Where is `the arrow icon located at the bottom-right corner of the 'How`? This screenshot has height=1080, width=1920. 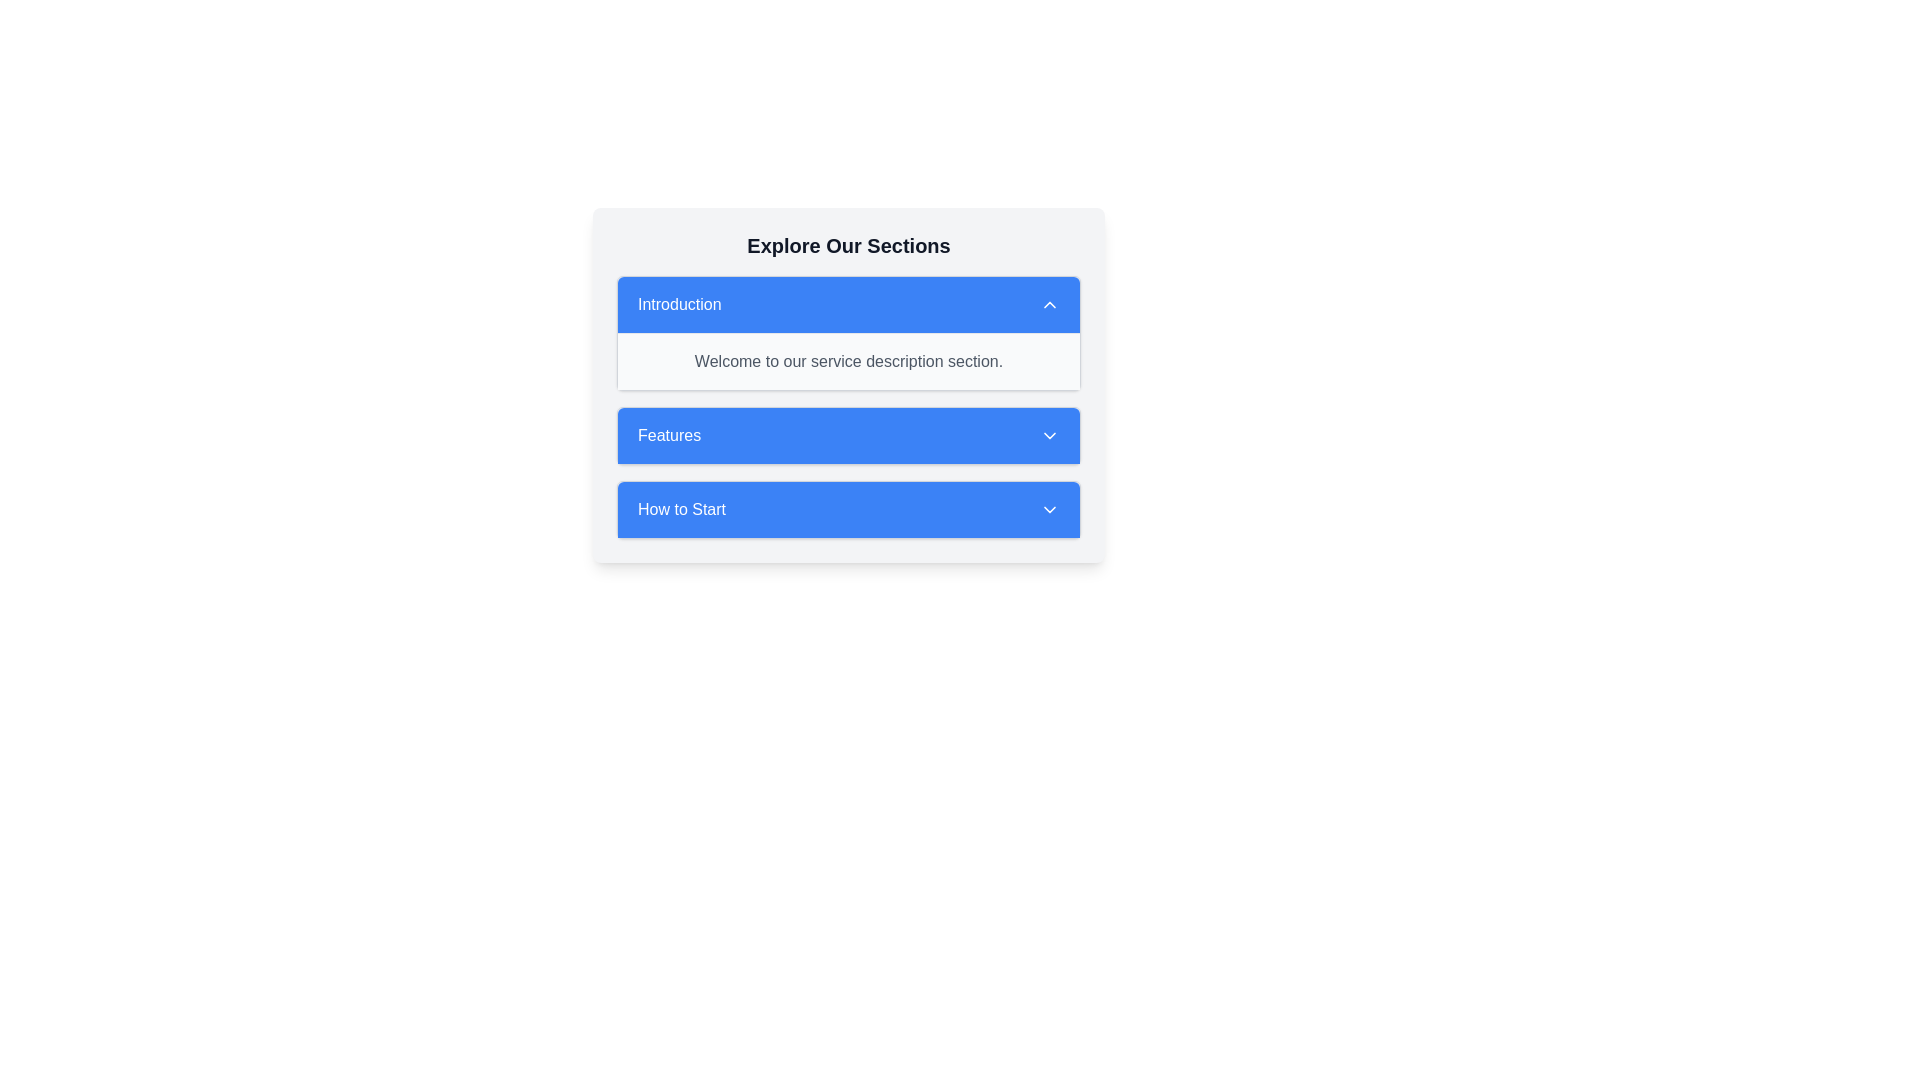
the arrow icon located at the bottom-right corner of the 'How is located at coordinates (1049, 508).